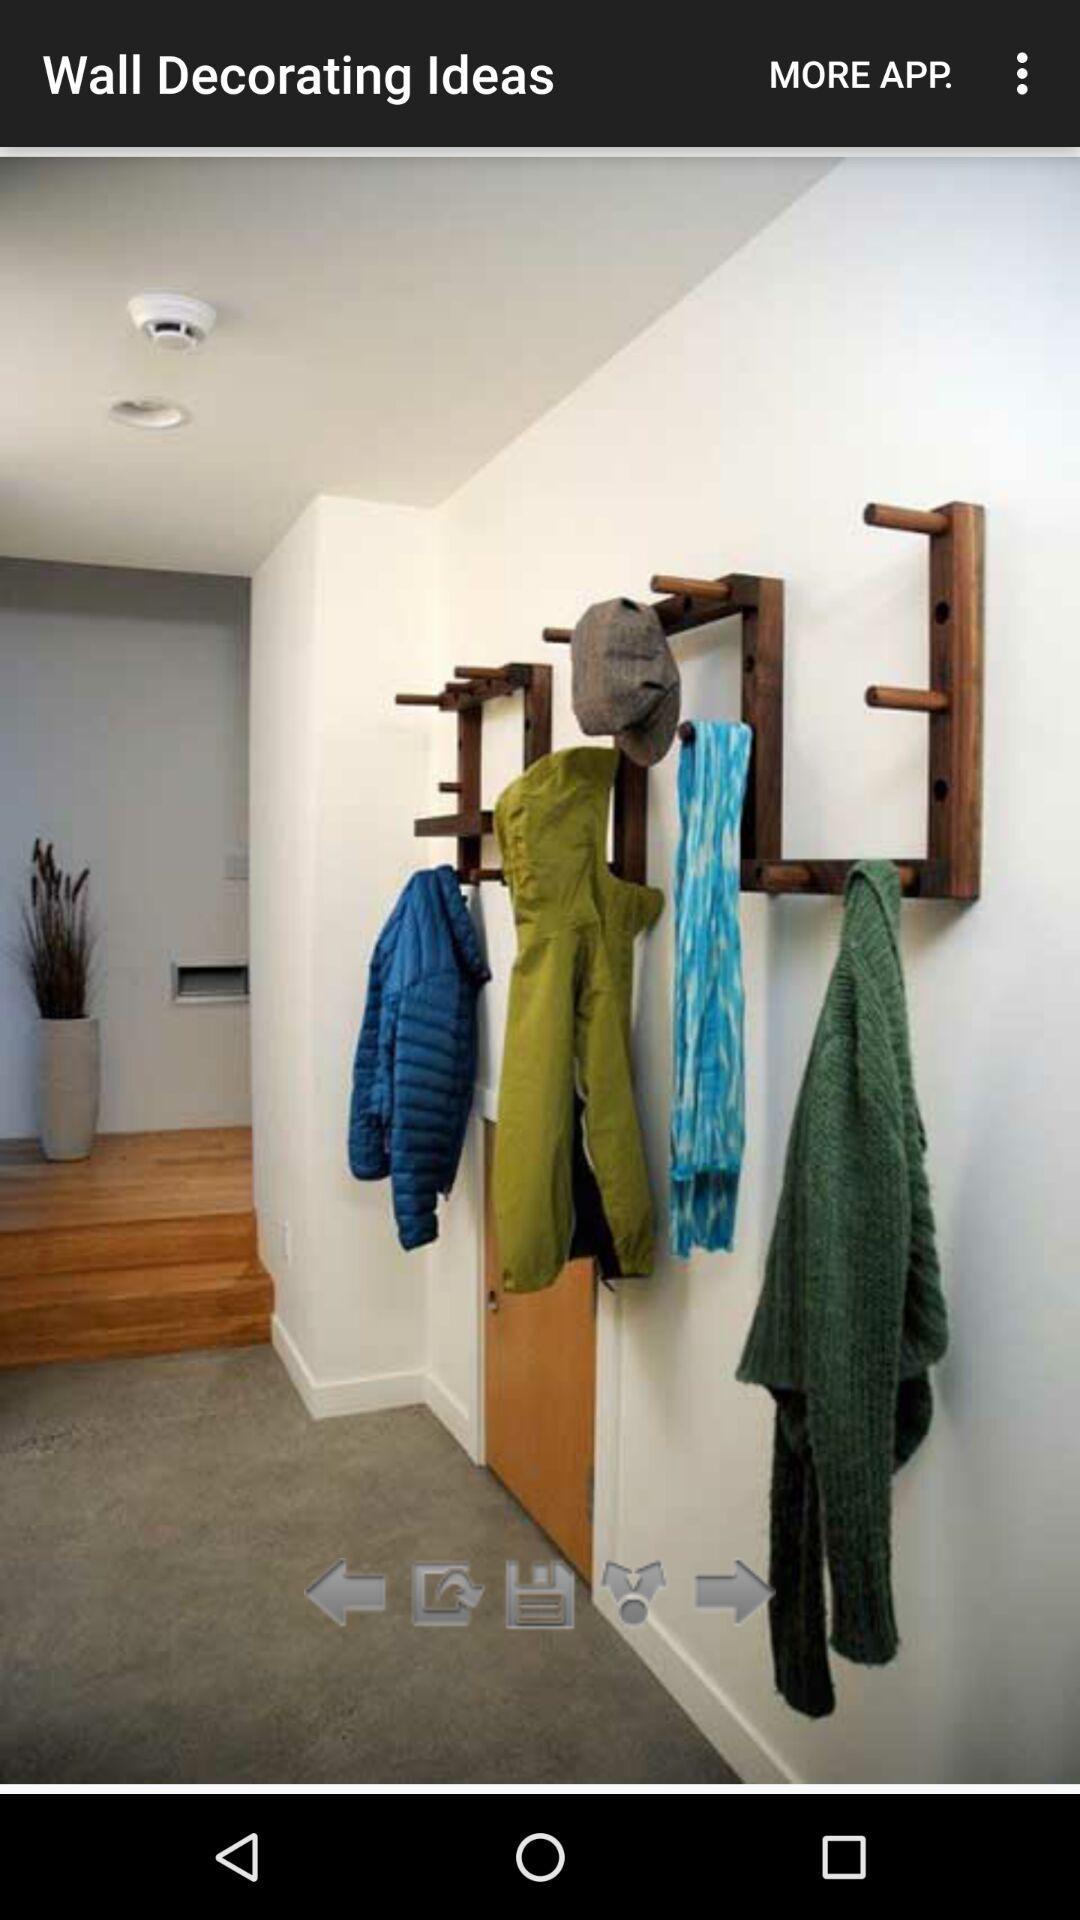 The image size is (1080, 1920). I want to click on the share icon, so click(634, 1593).